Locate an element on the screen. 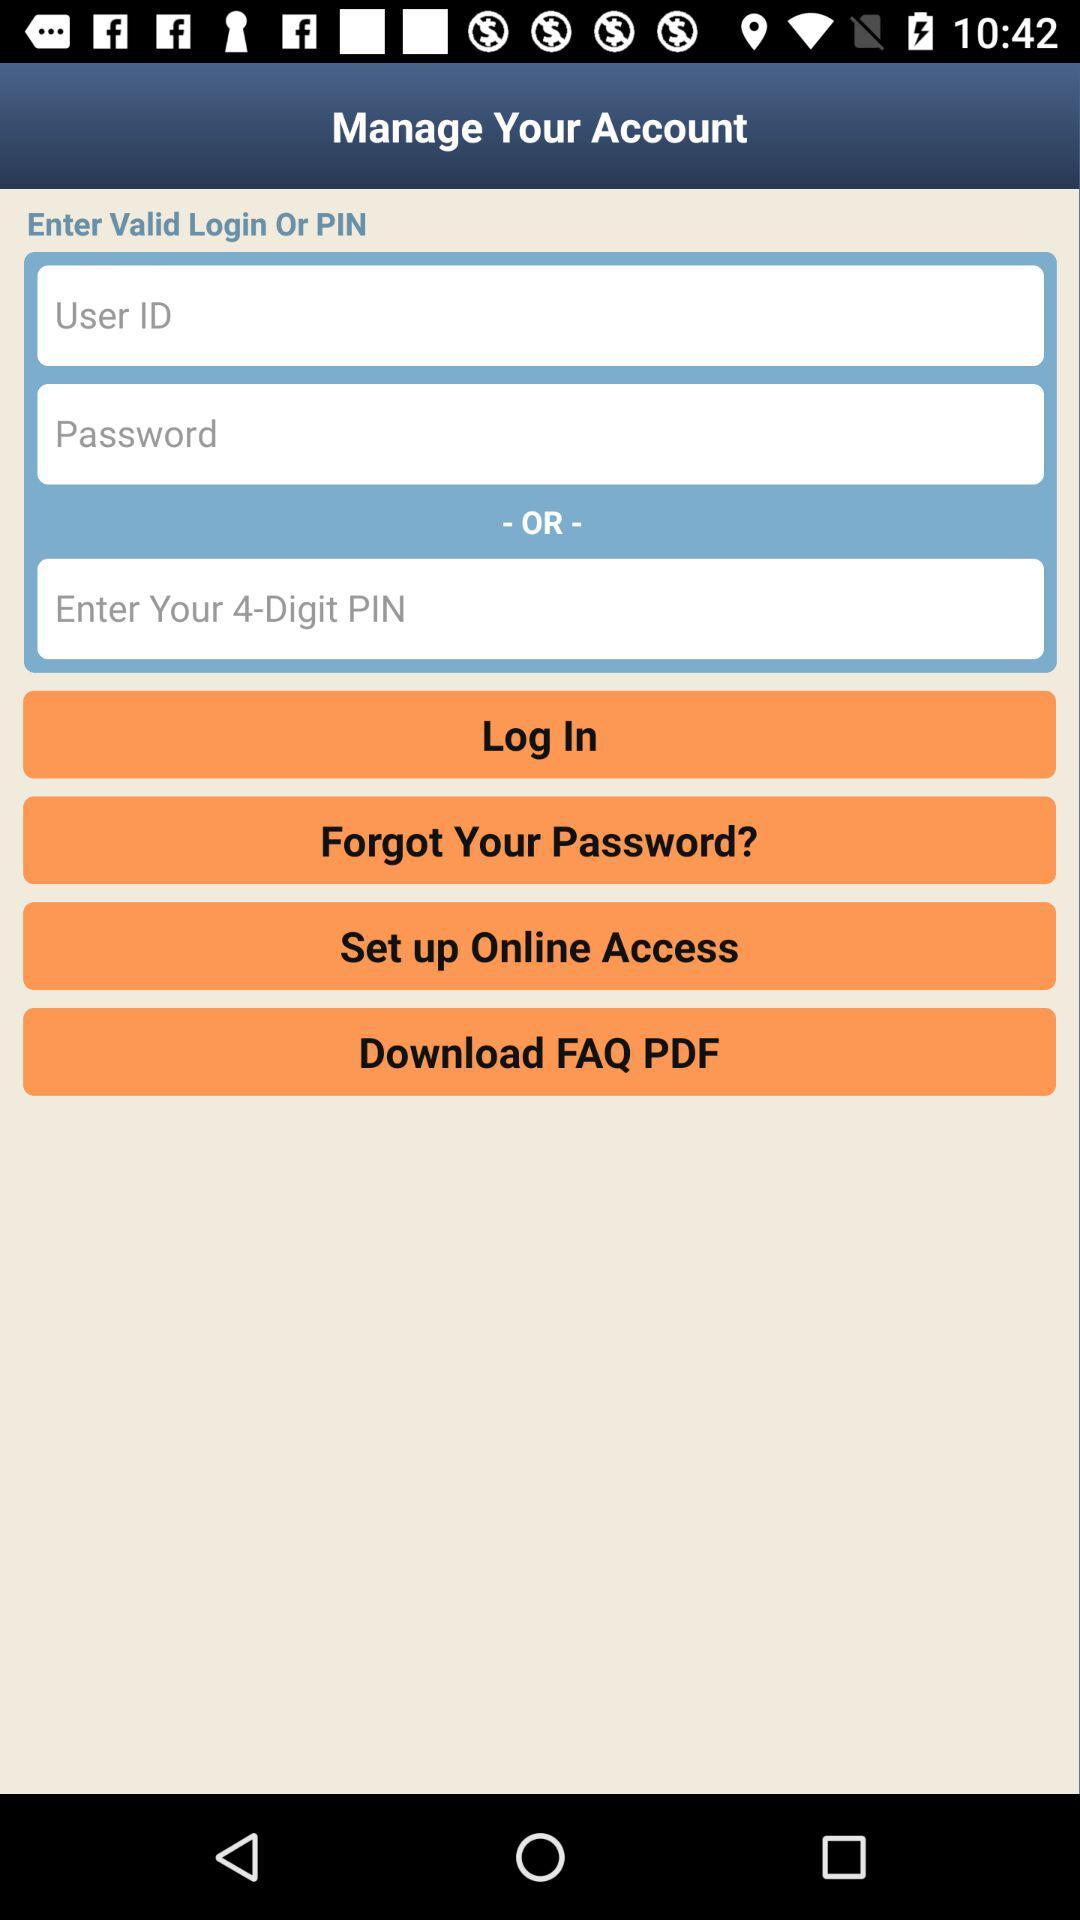 This screenshot has width=1080, height=1920. user id is located at coordinates (540, 314).